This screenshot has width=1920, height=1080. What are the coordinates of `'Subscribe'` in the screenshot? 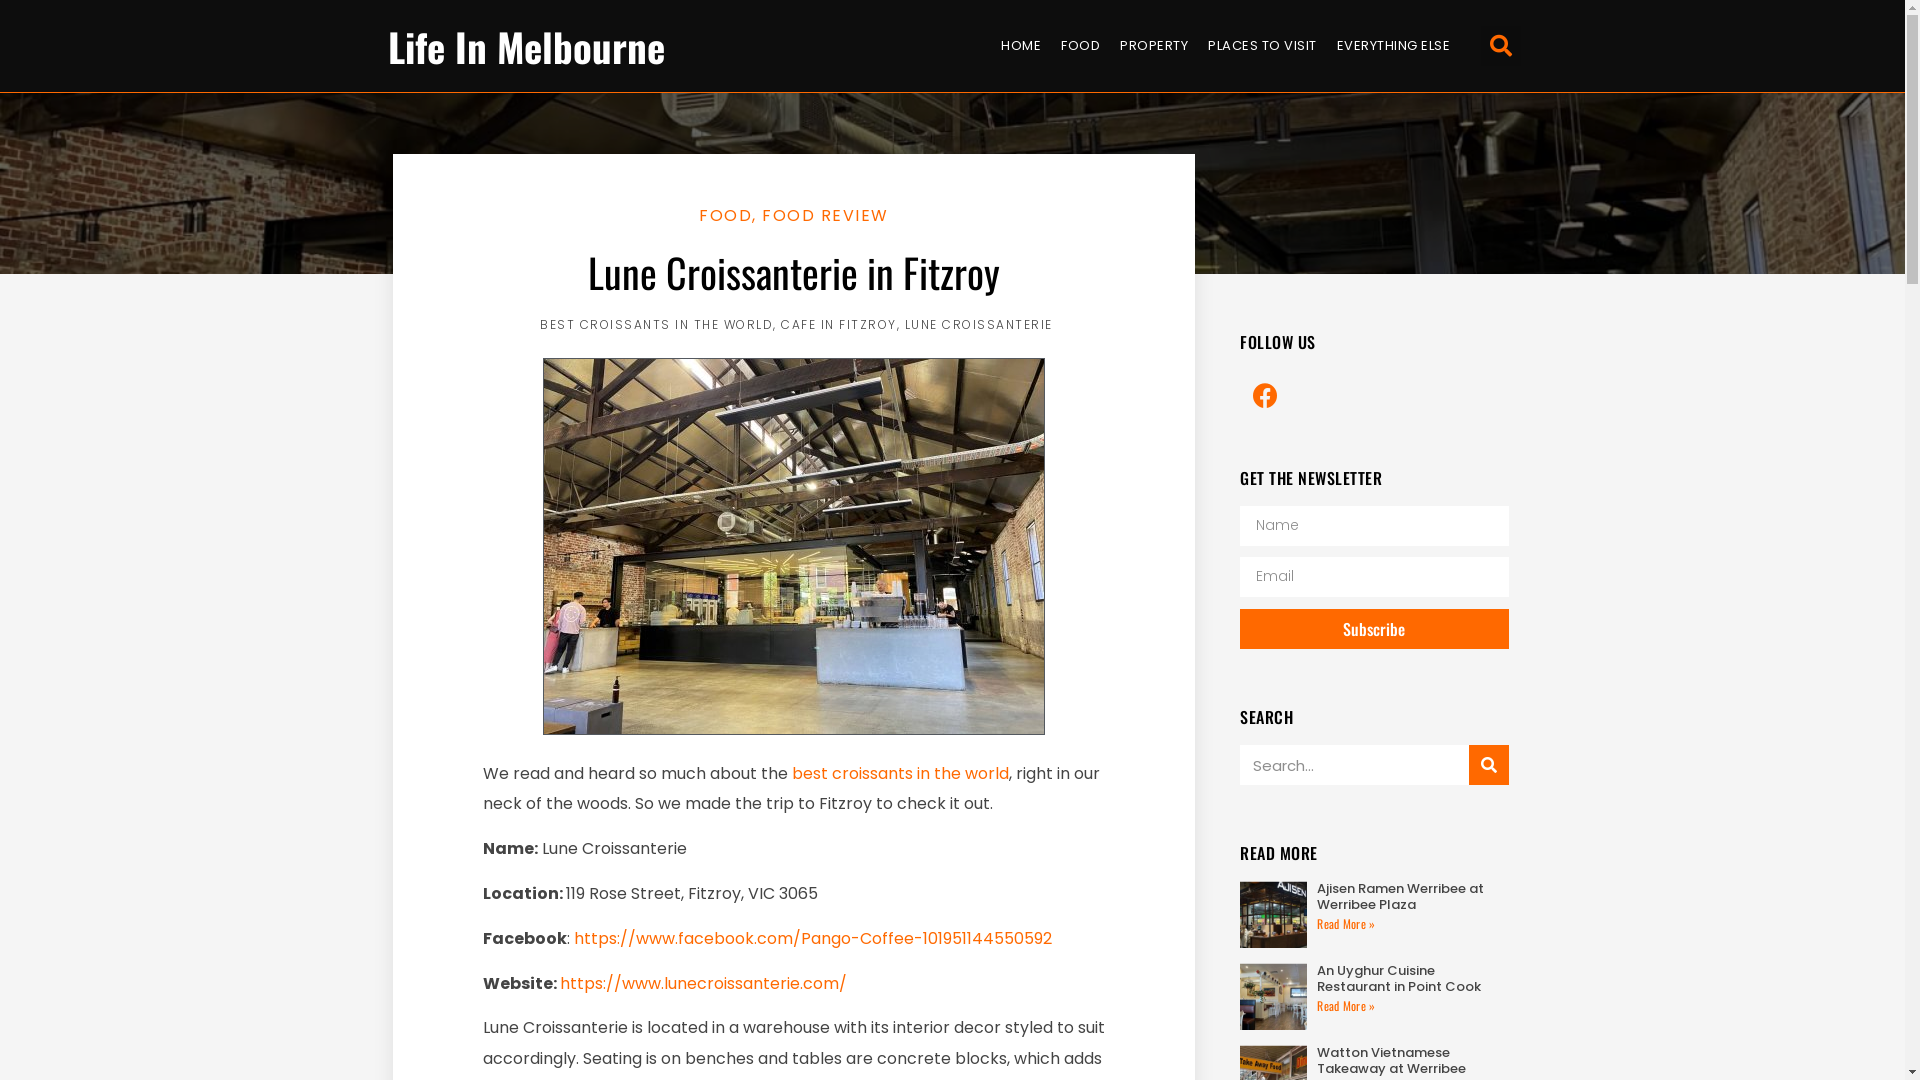 It's located at (1238, 627).